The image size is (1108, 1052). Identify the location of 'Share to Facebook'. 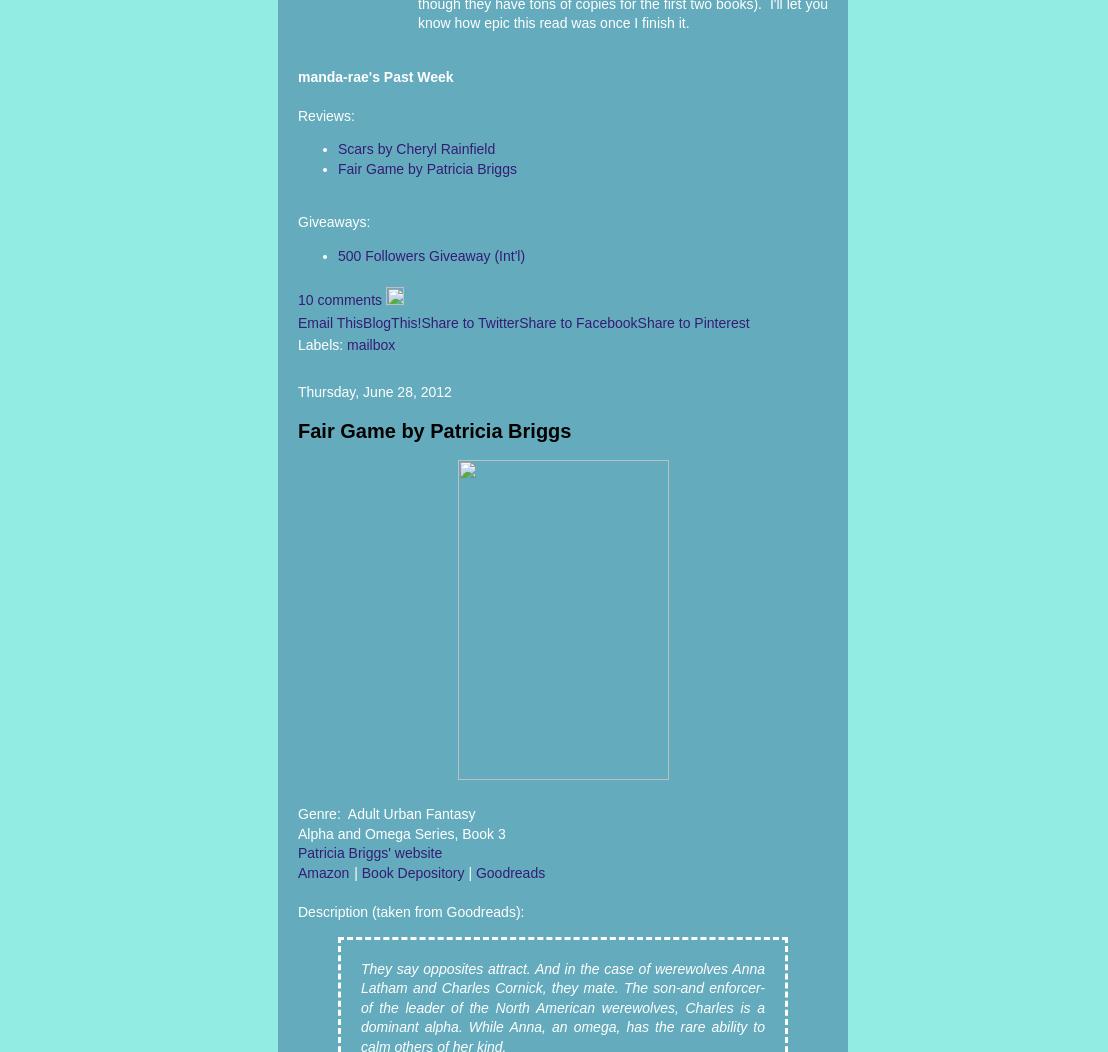
(578, 321).